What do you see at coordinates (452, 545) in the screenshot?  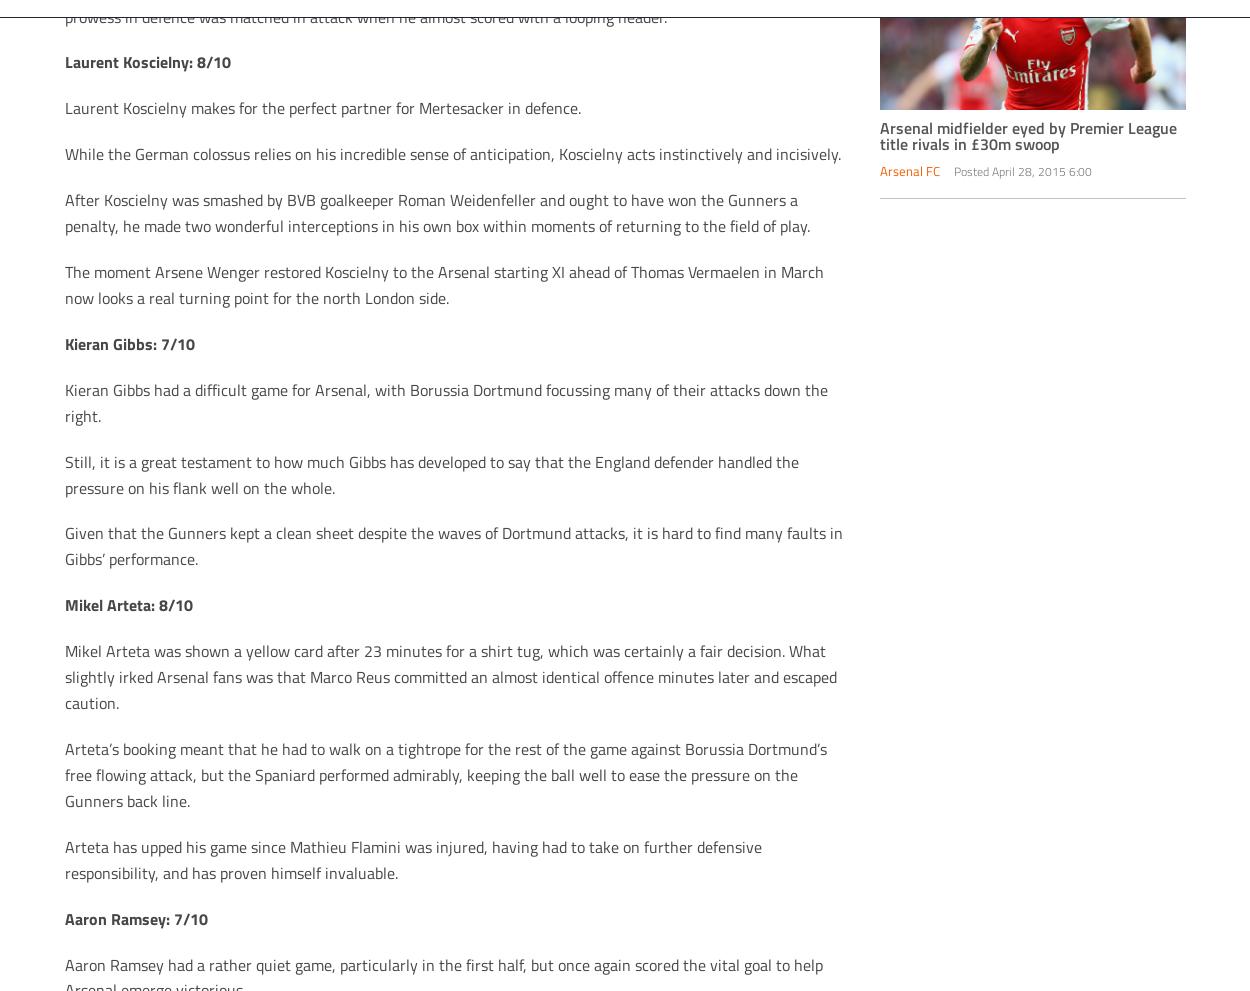 I see `'Given that the Gunners kept a clean sheet despite the waves of Dortmund attacks, it is hard to find many faults in Gibbs’ performance.'` at bounding box center [452, 545].